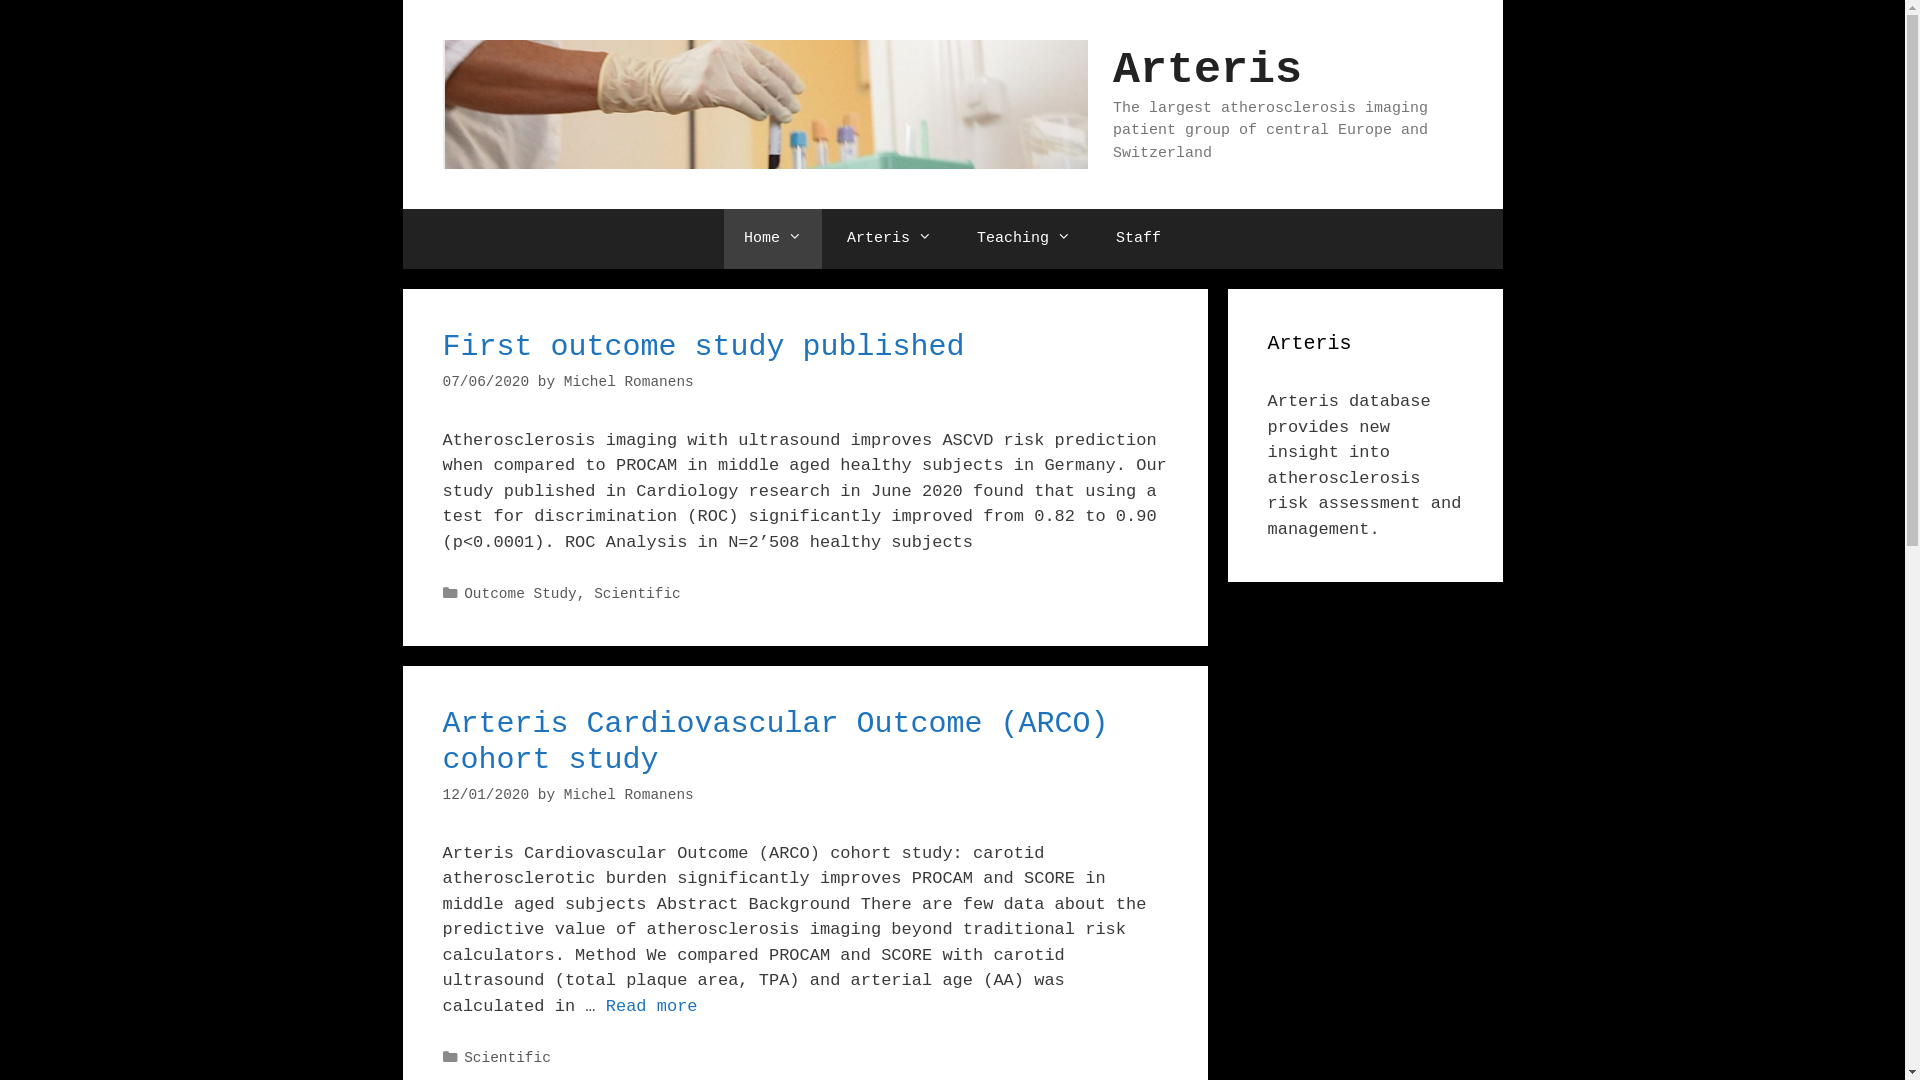 The image size is (1920, 1080). What do you see at coordinates (507, 1056) in the screenshot?
I see `'Scientific'` at bounding box center [507, 1056].